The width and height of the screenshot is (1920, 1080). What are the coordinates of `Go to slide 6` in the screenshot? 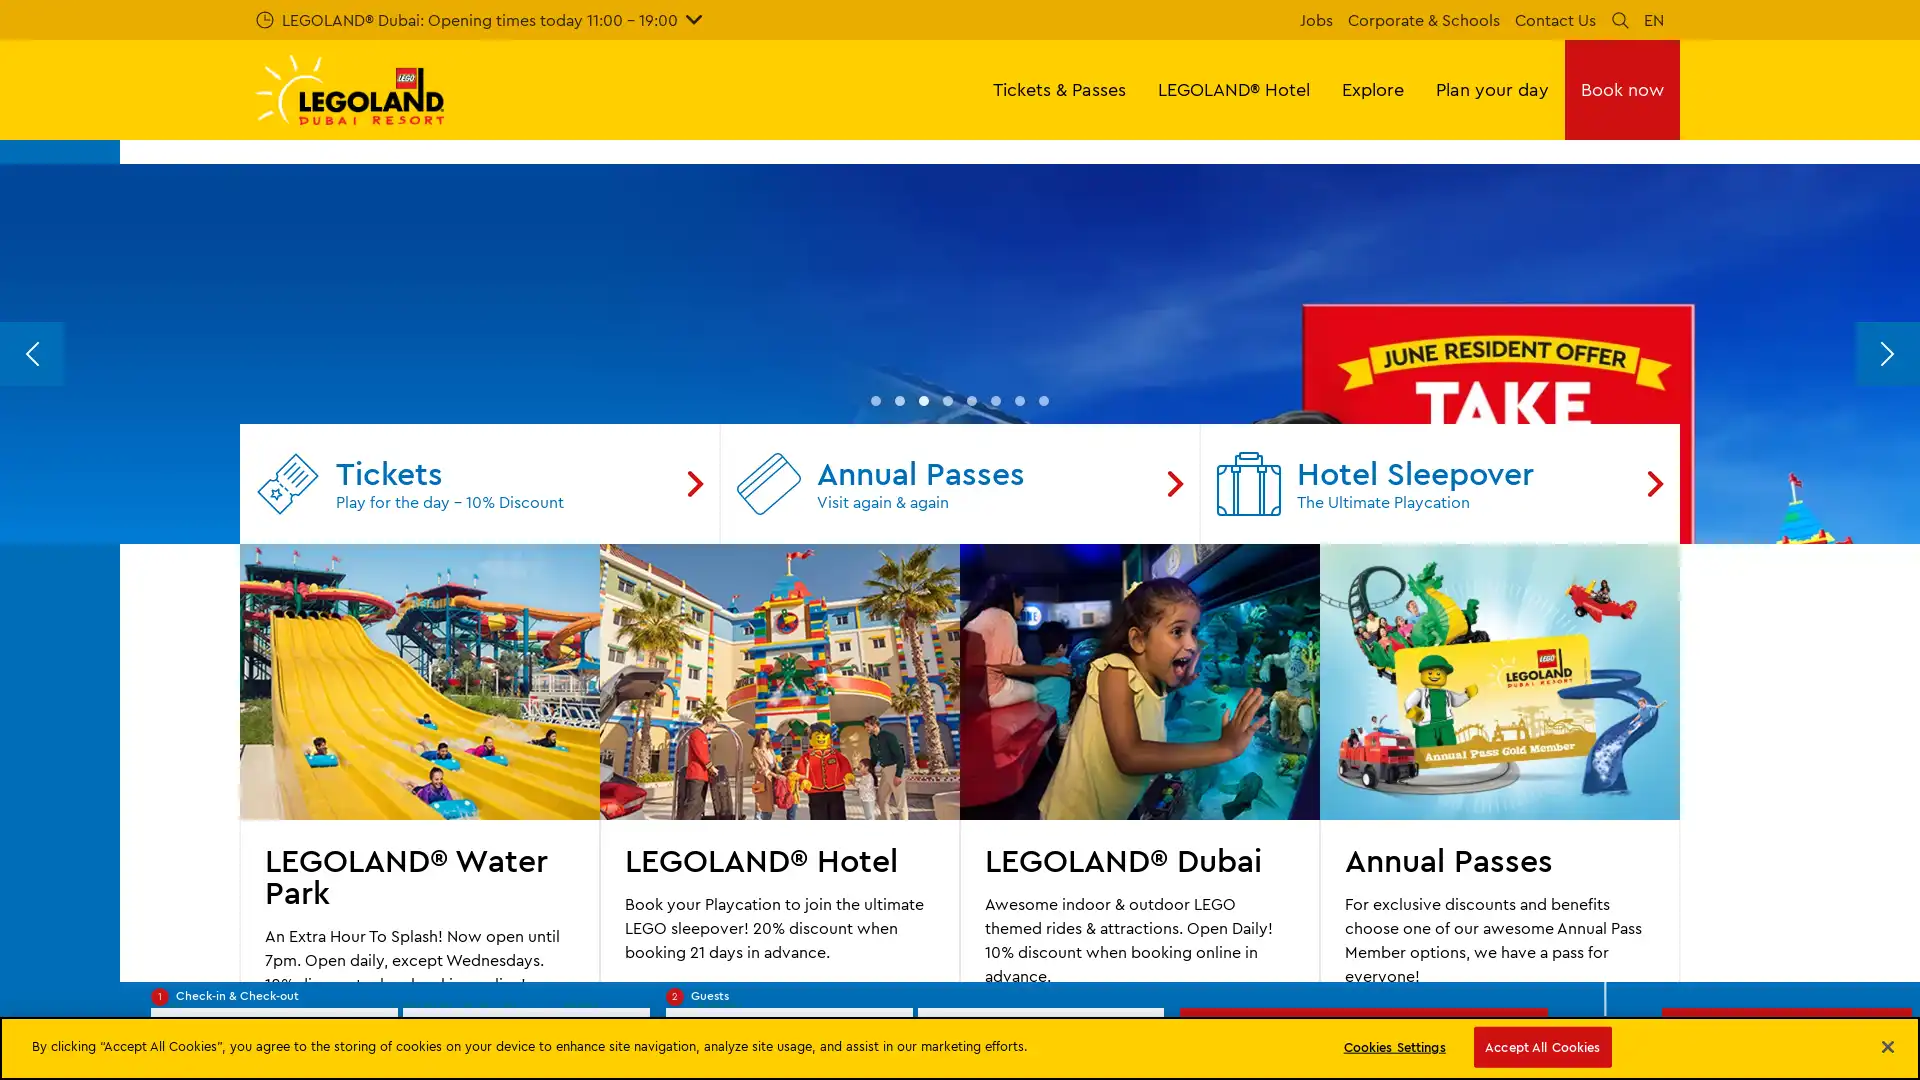 It's located at (996, 797).